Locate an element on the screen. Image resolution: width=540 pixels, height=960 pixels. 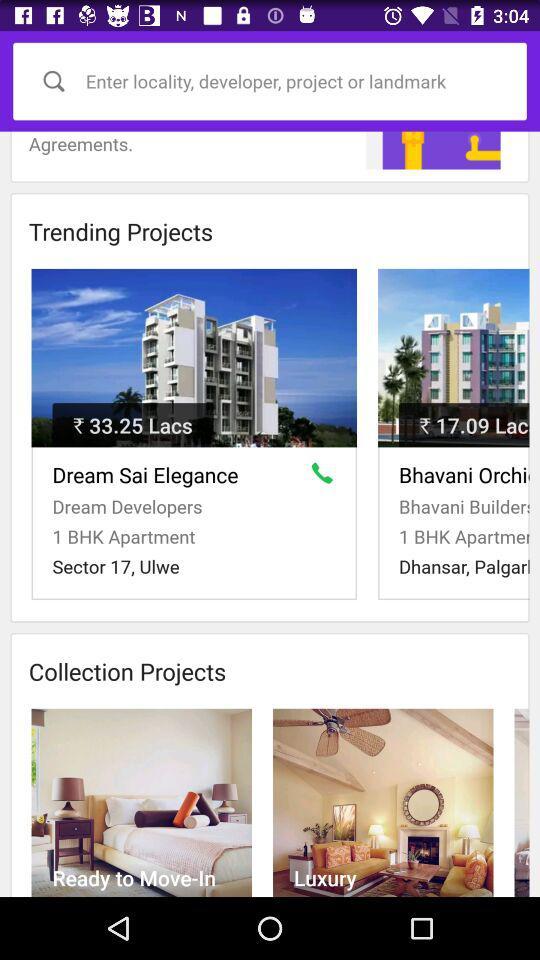
call this project is located at coordinates (326, 477).